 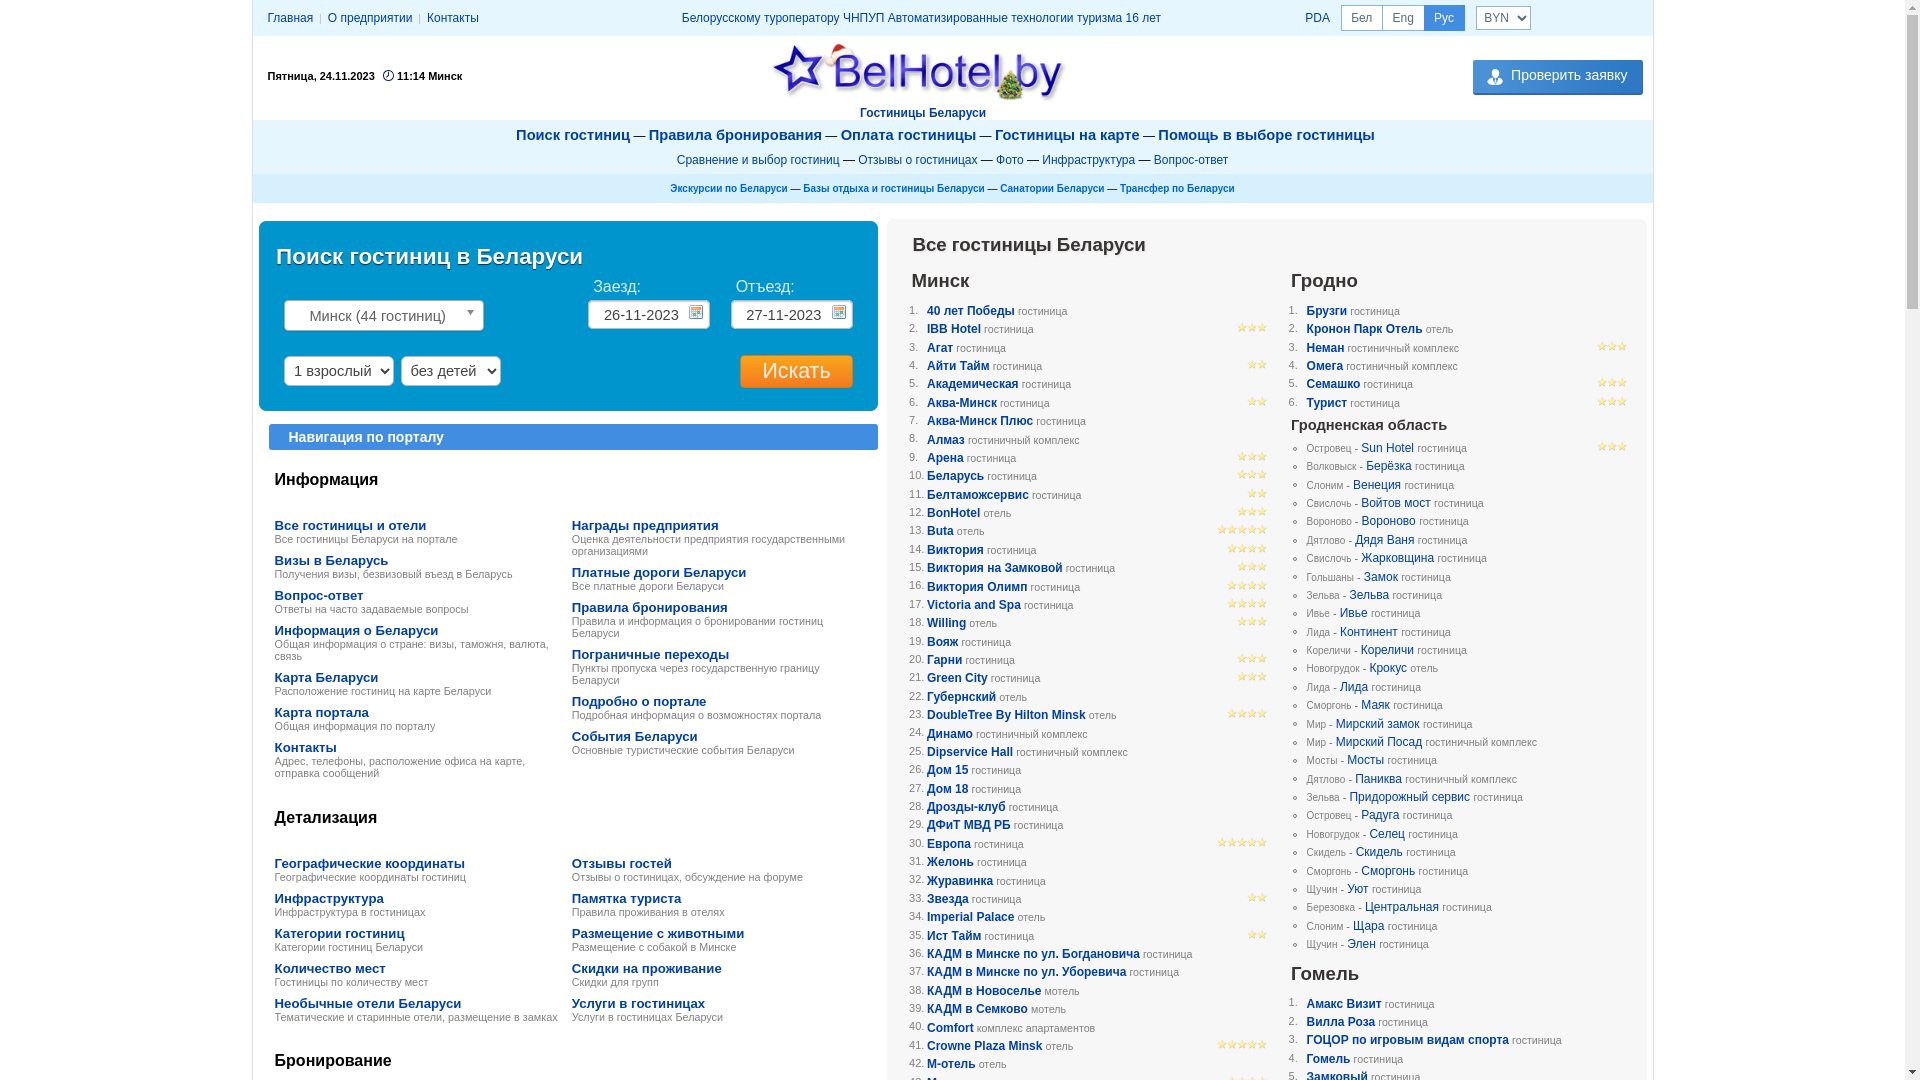 What do you see at coordinates (925, 327) in the screenshot?
I see `'IBB Hotel'` at bounding box center [925, 327].